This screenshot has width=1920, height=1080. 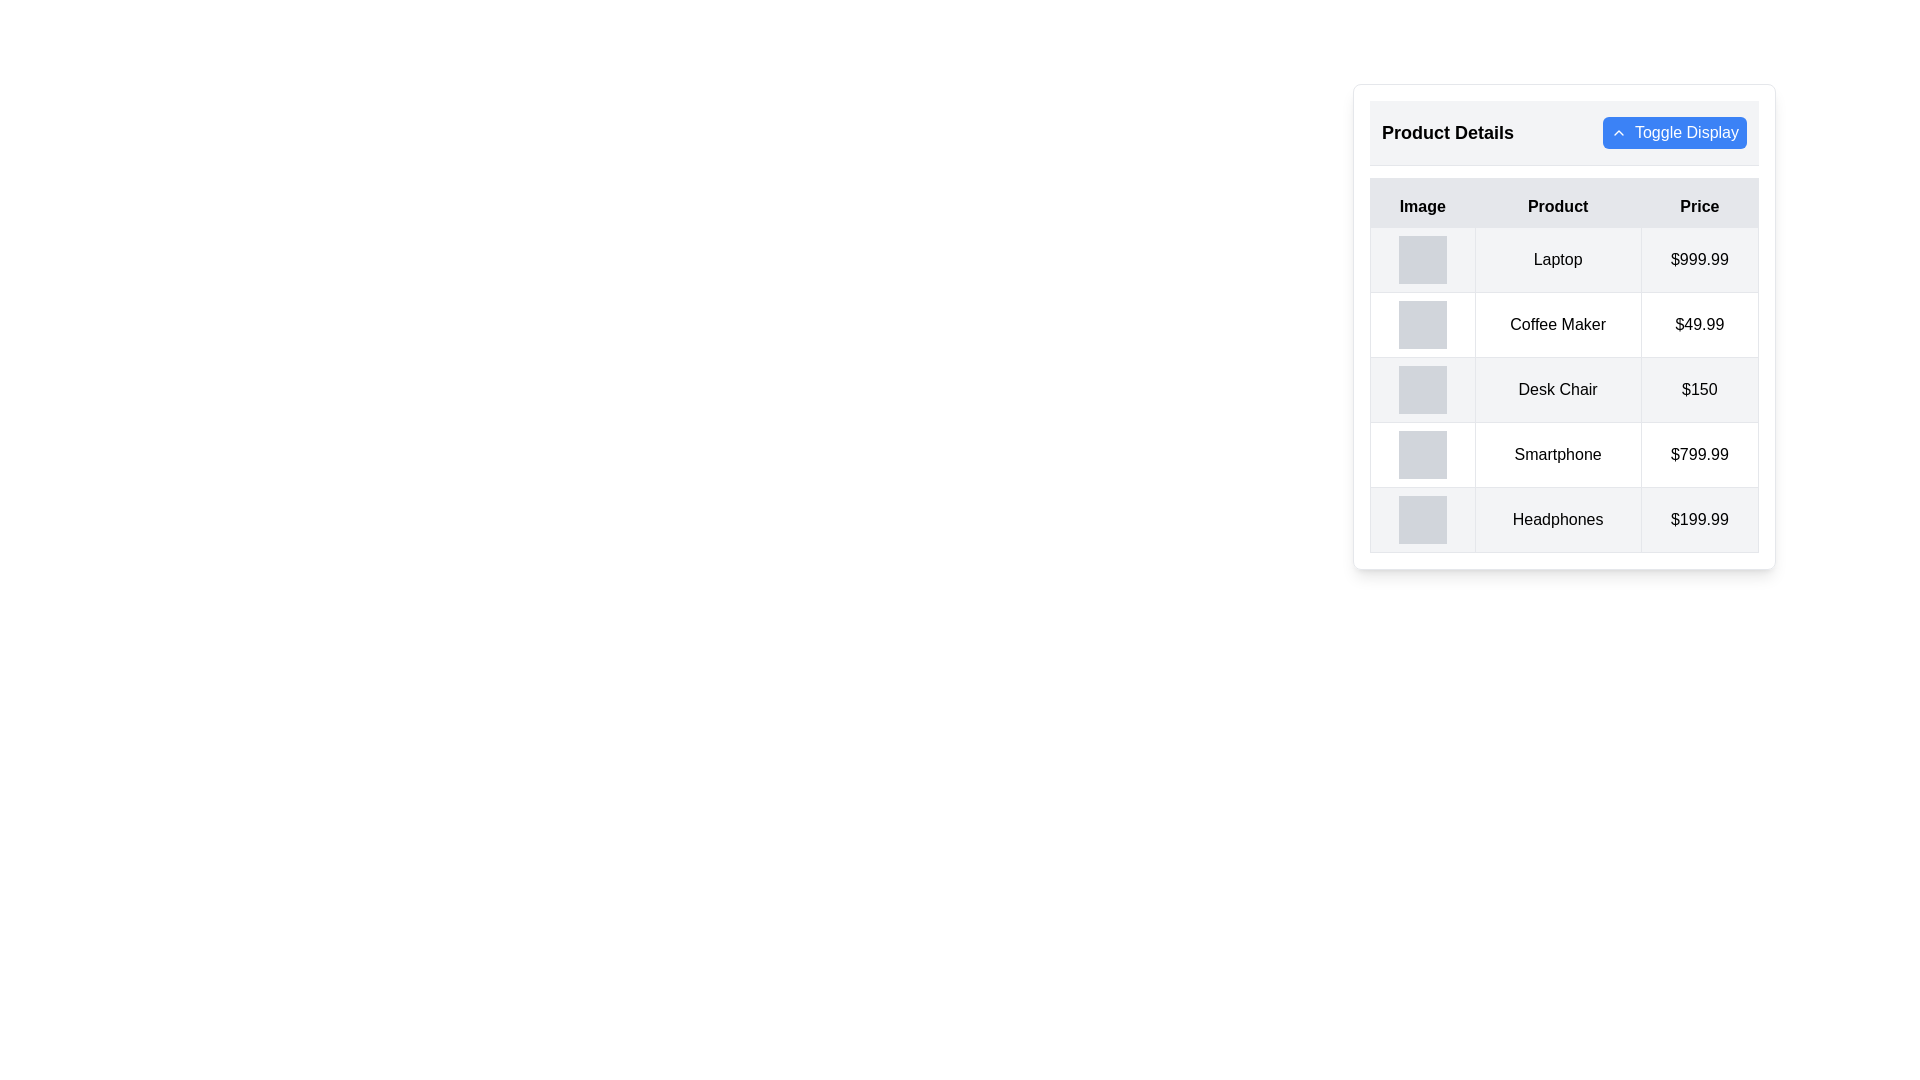 I want to click on the 'Desk Chair' text display element located in the third row of the table under the 'Product' column, so click(x=1557, y=389).